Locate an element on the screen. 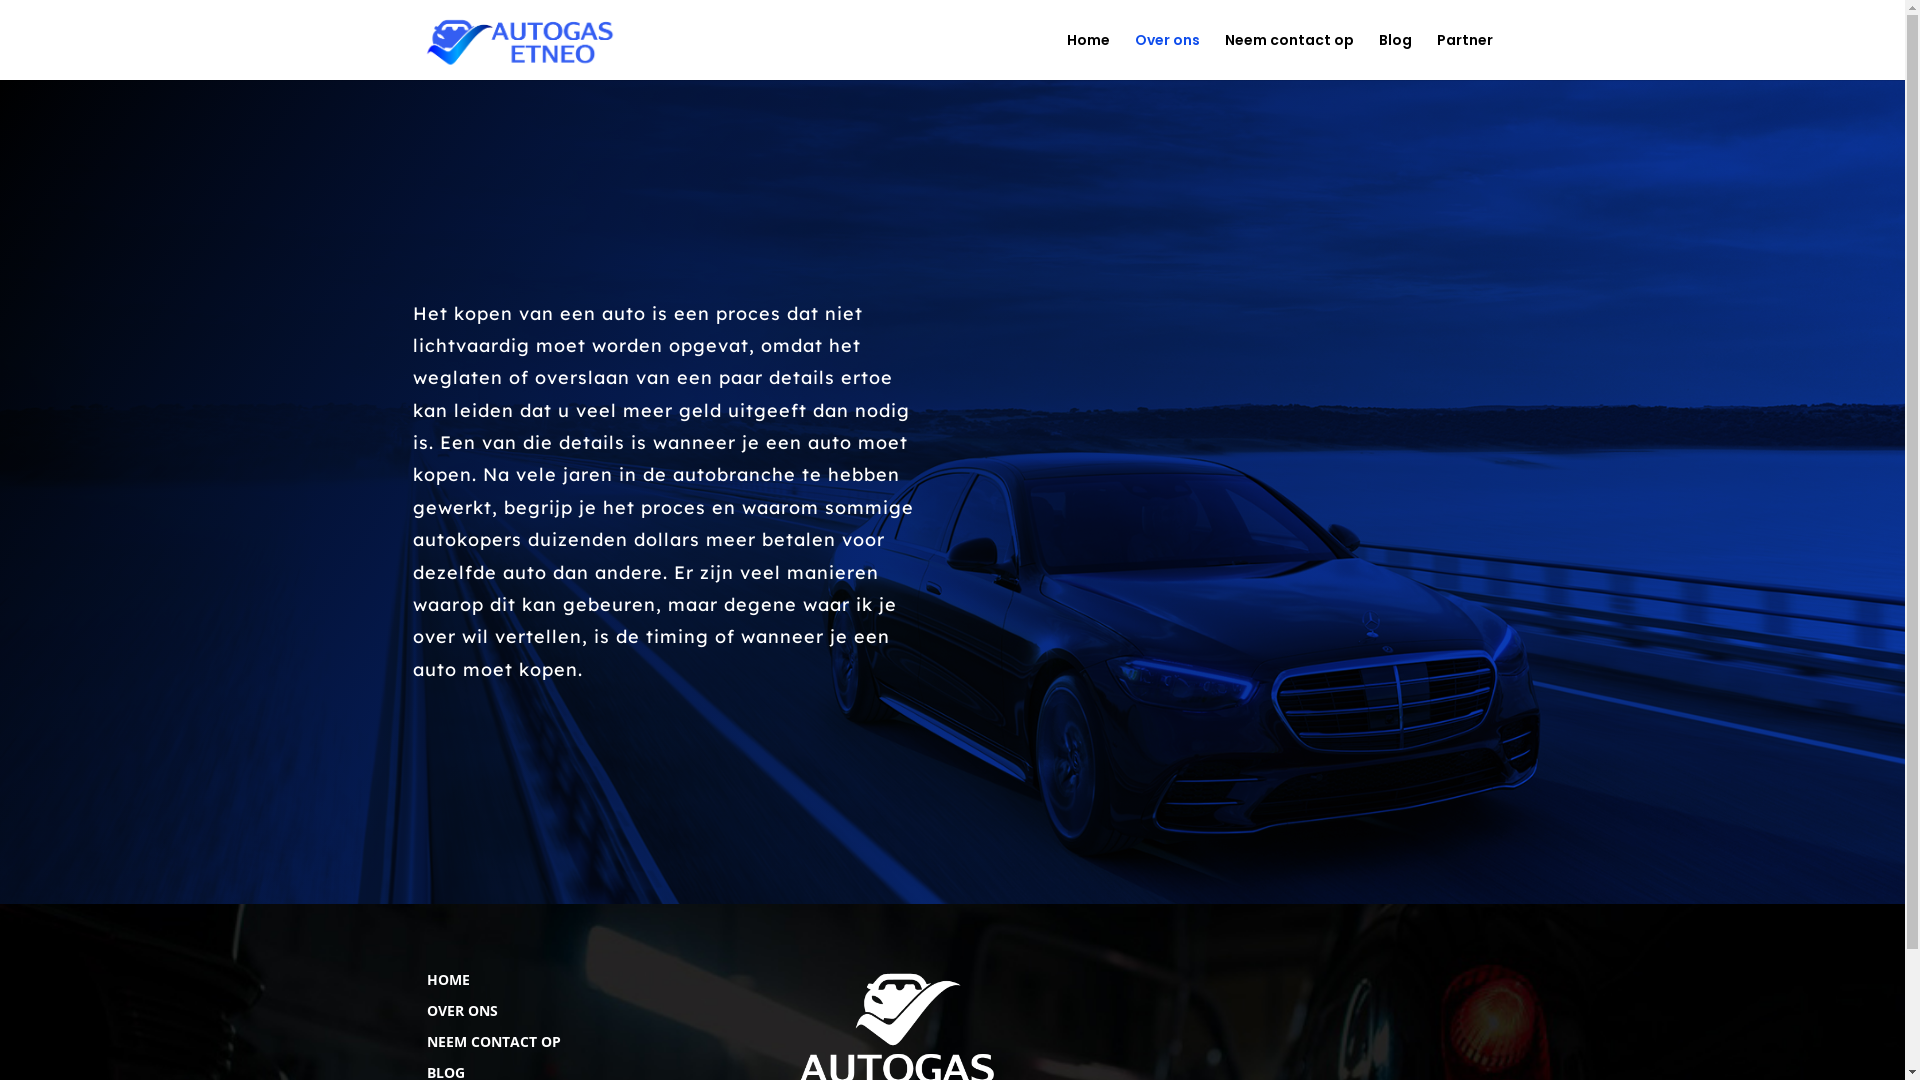  'Home' is located at coordinates (1086, 55).